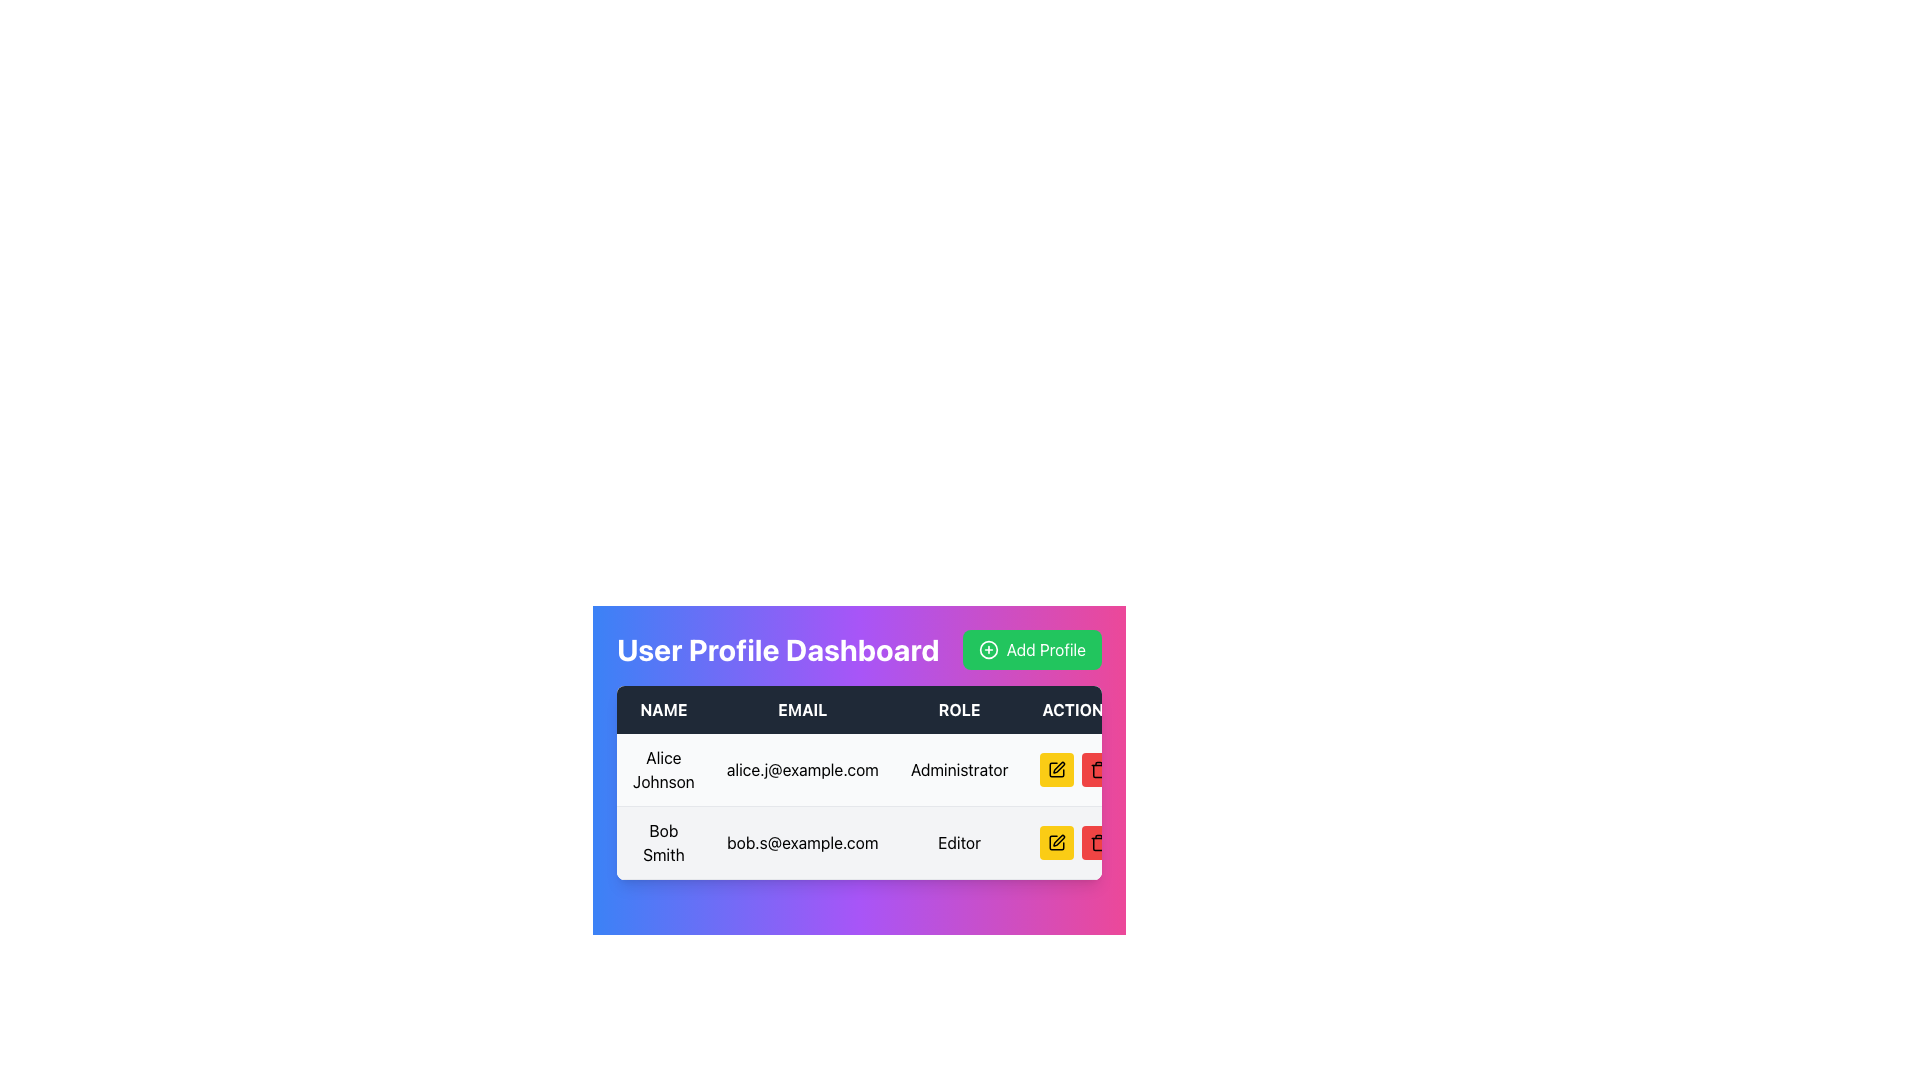 The height and width of the screenshot is (1080, 1920). What do you see at coordinates (663, 769) in the screenshot?
I see `the Text label that identifies the user by their full name, located in the first row and first column of the table under the 'NAME' header, to copy the text` at bounding box center [663, 769].